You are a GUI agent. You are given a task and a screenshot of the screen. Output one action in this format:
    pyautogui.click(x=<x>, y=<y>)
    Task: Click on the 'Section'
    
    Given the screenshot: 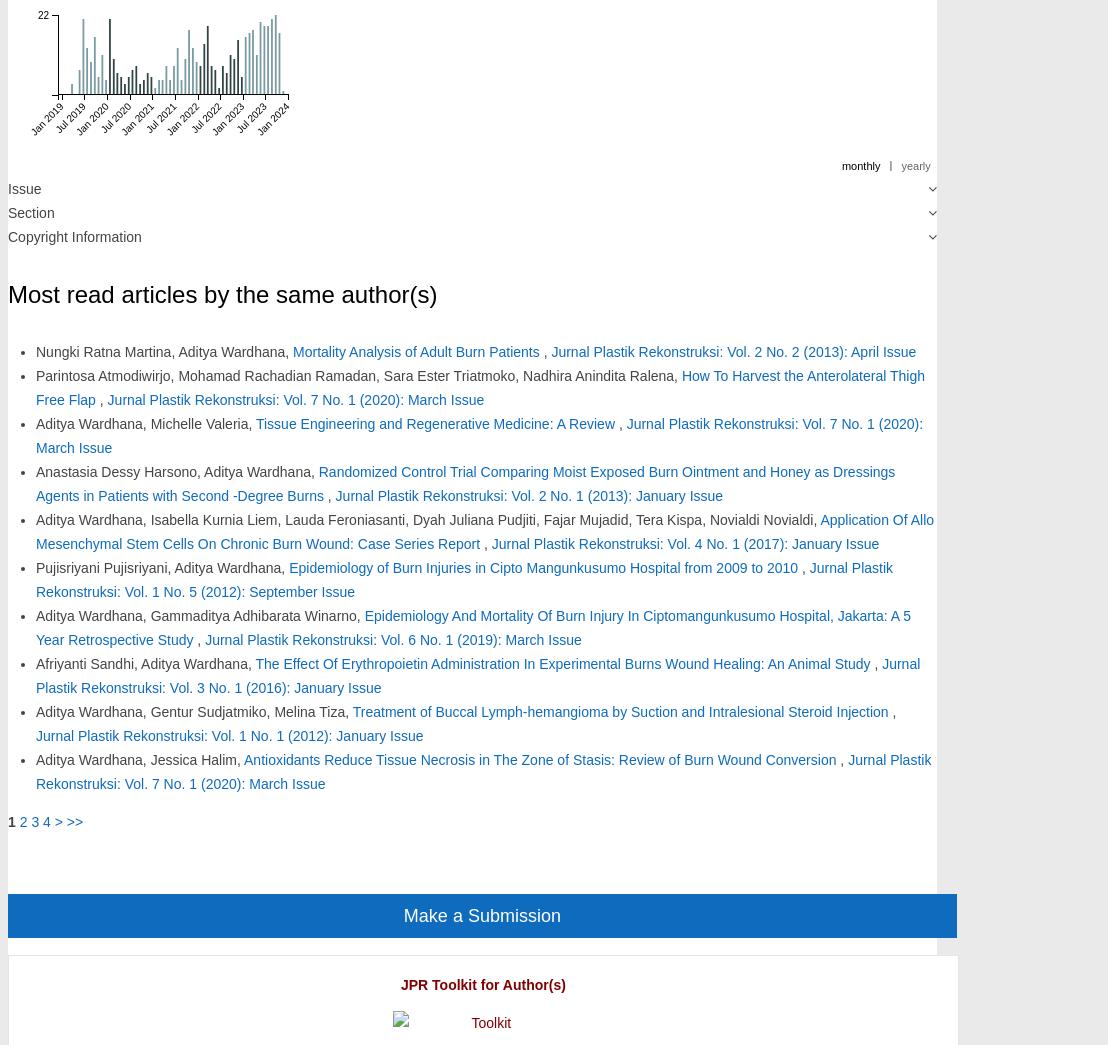 What is the action you would take?
    pyautogui.click(x=31, y=212)
    